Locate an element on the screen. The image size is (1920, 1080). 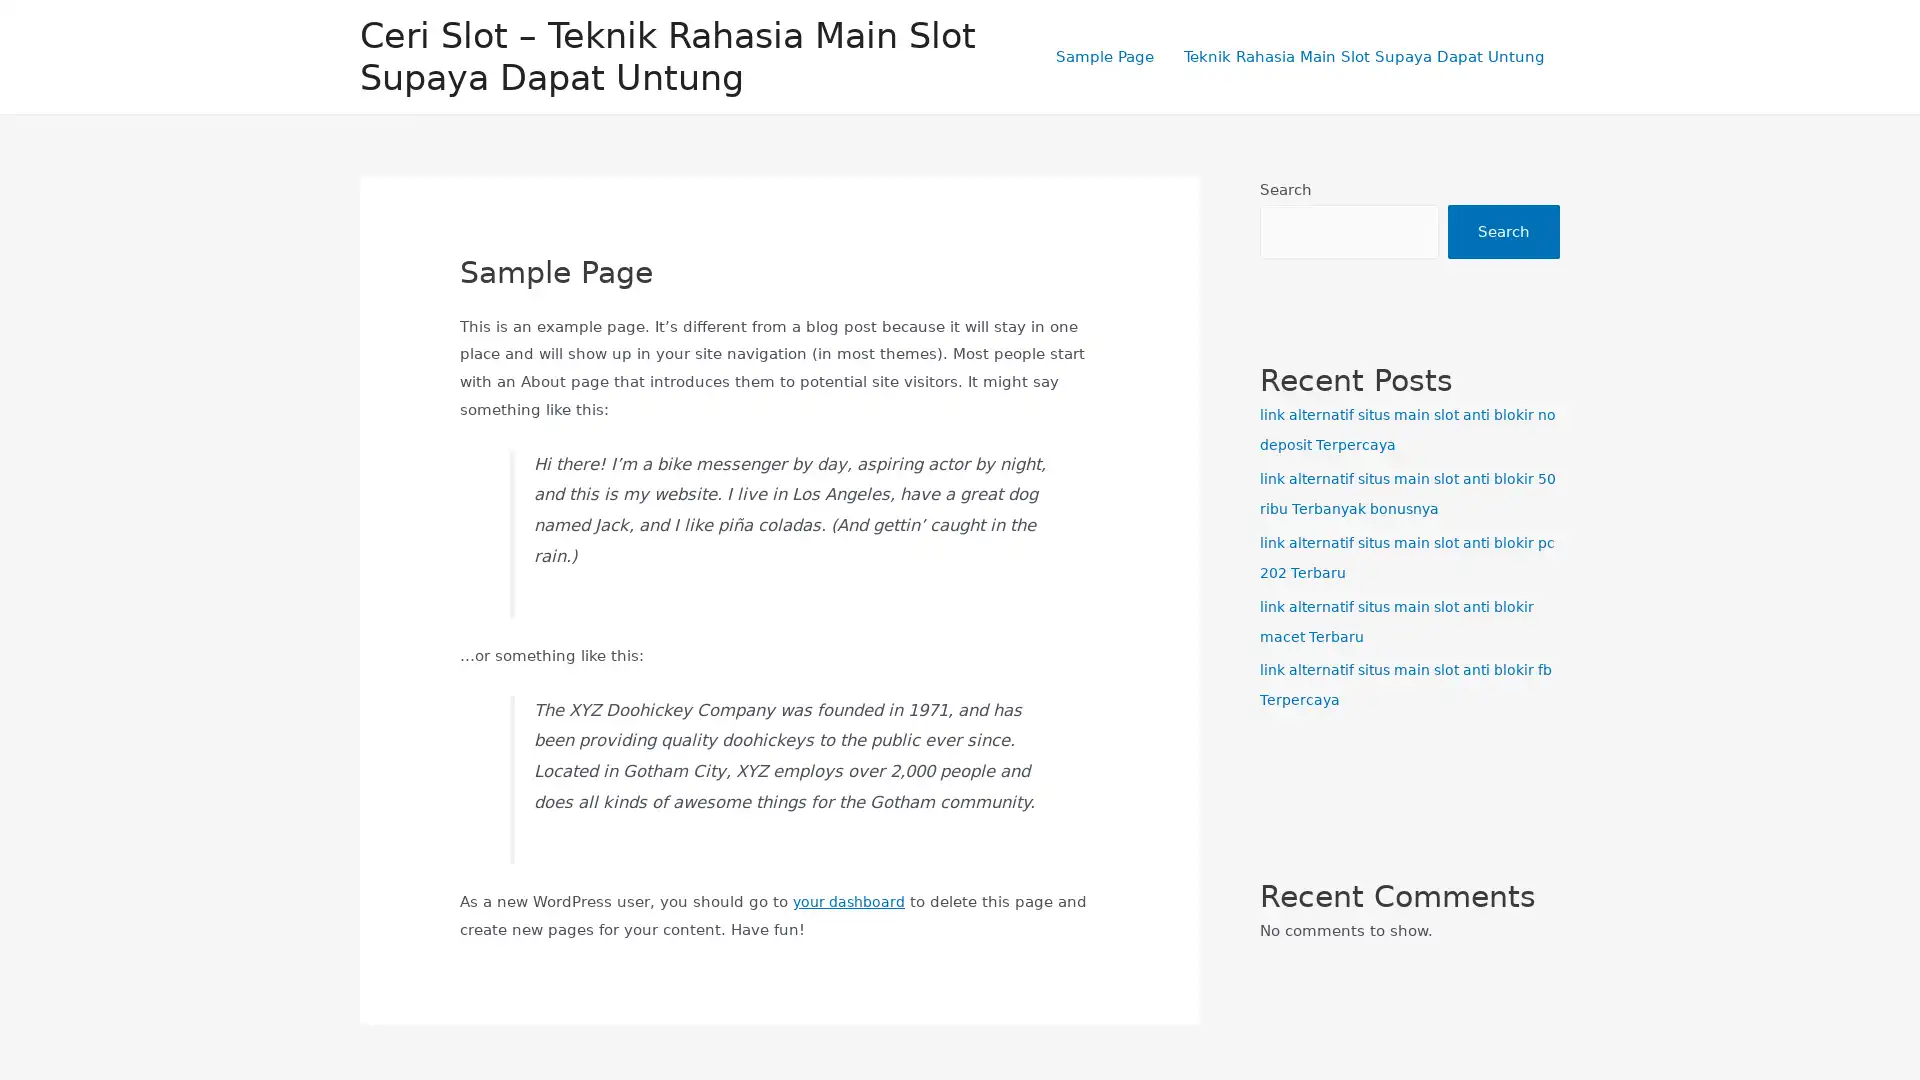
Search is located at coordinates (1503, 231).